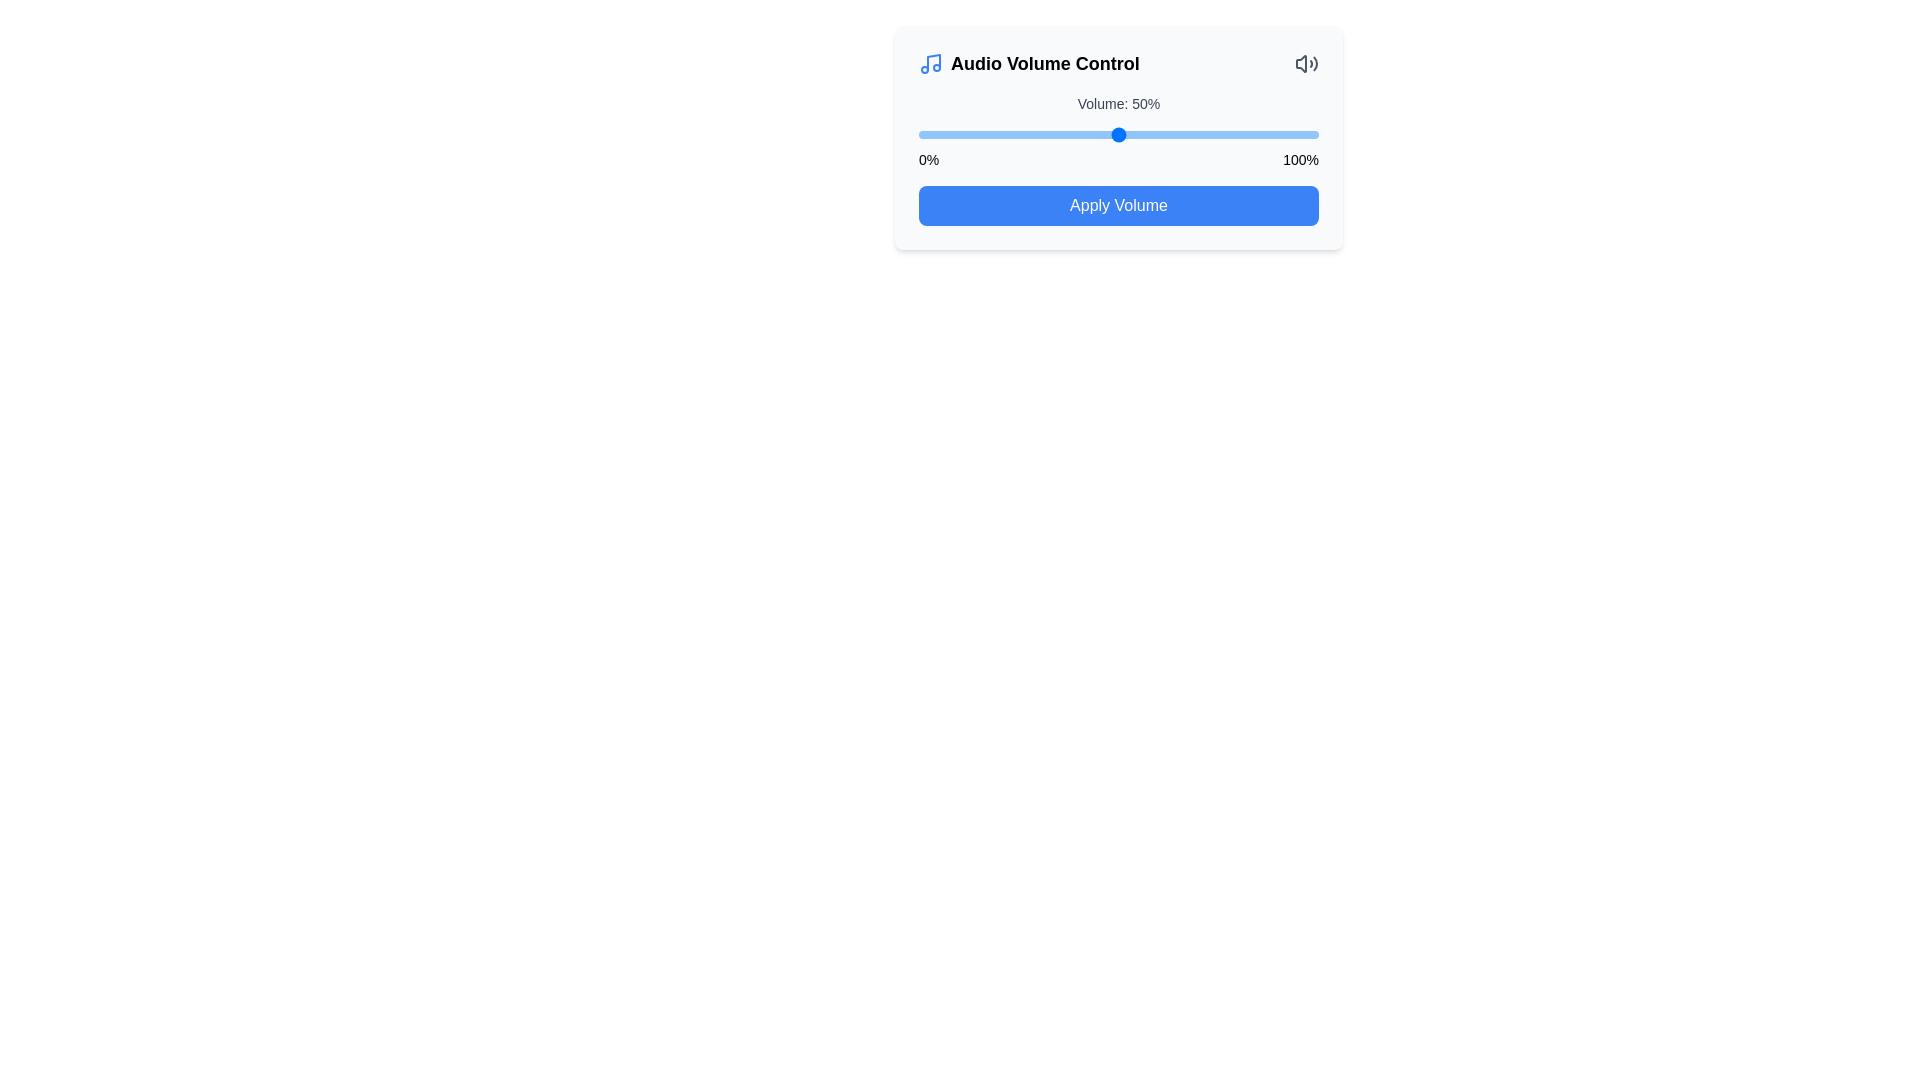 This screenshot has height=1080, width=1920. What do you see at coordinates (1306, 63) in the screenshot?
I see `the speaker icon with sound waves in the 'Audio Volume Control' header section, which is the rightmost icon next to the title text and music note icon` at bounding box center [1306, 63].